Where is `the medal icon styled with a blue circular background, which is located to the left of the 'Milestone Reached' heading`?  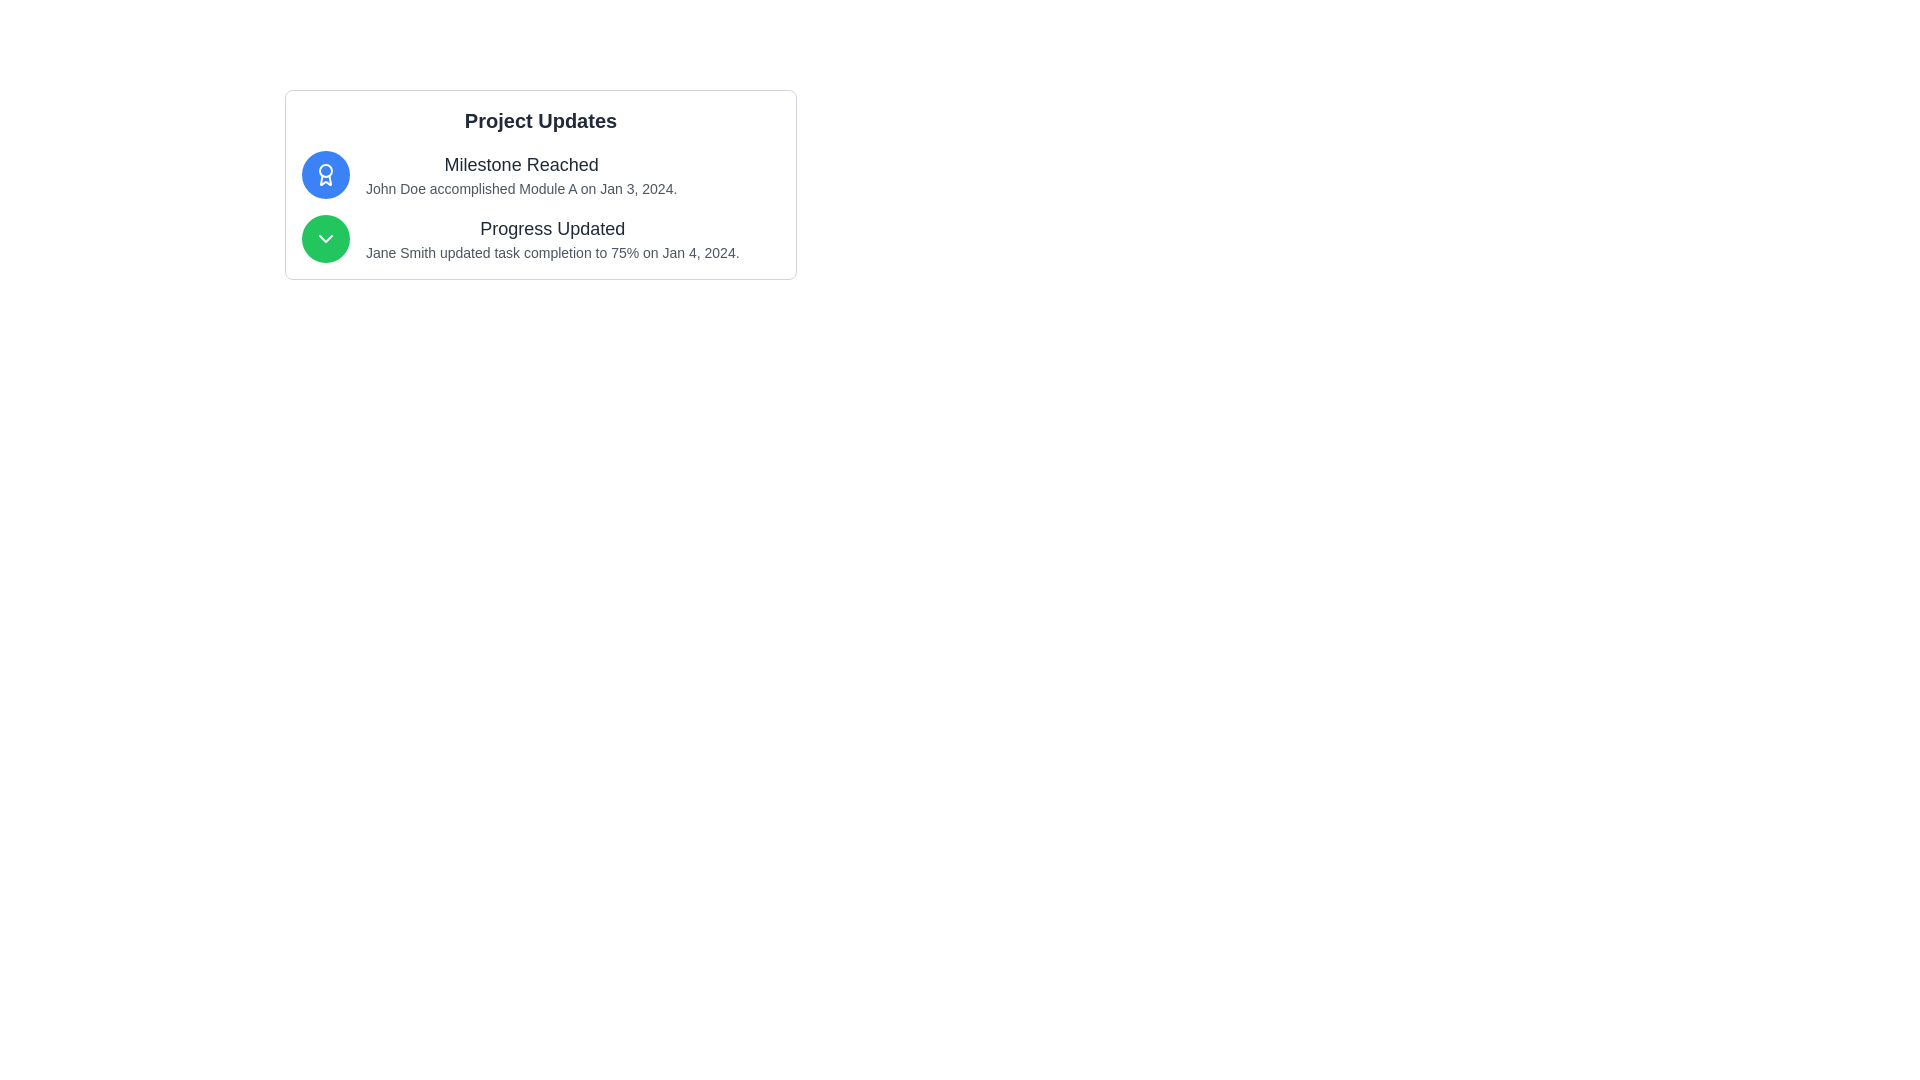 the medal icon styled with a blue circular background, which is located to the left of the 'Milestone Reached' heading is located at coordinates (326, 173).